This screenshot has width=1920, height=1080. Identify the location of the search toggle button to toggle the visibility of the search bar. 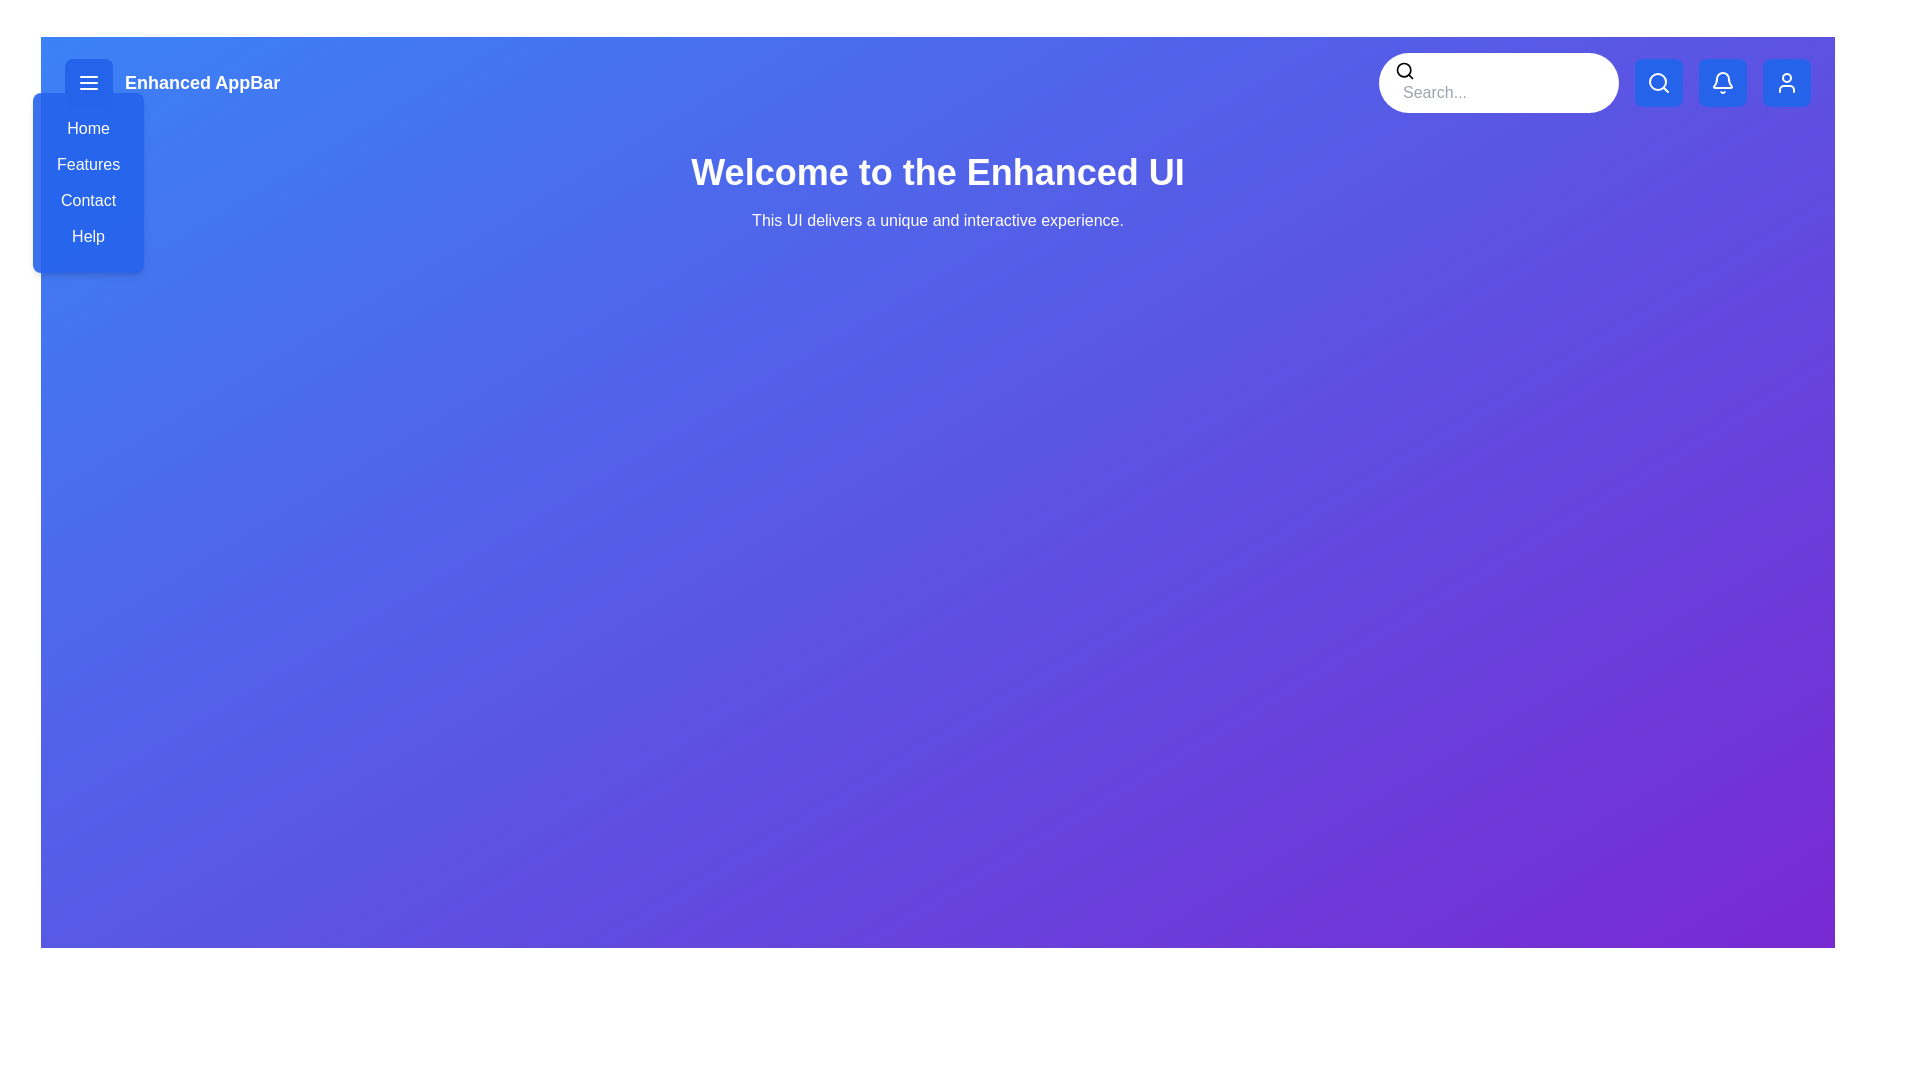
(1659, 82).